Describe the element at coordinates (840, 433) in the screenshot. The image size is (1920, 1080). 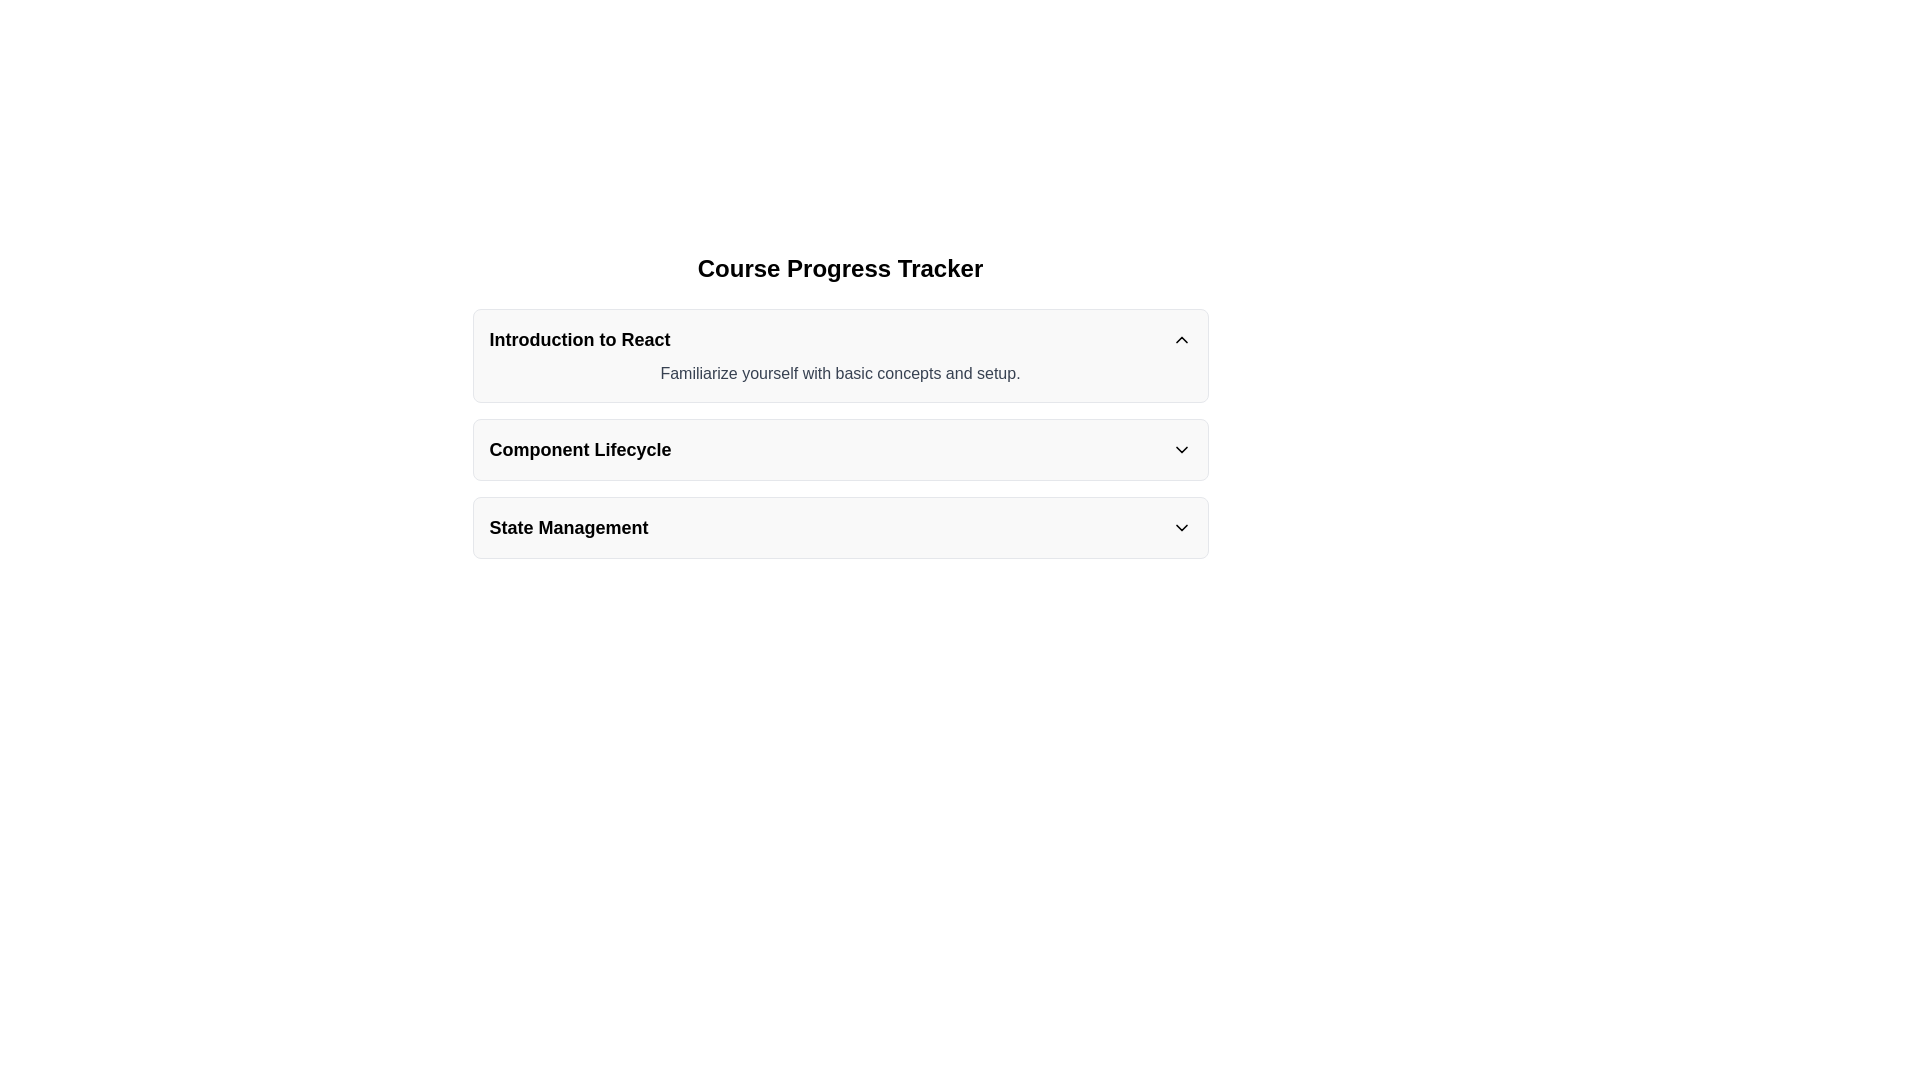
I see `the 'Component Lifecycle' collapsible panel, which is the second section in a series of three collapsible panels` at that location.